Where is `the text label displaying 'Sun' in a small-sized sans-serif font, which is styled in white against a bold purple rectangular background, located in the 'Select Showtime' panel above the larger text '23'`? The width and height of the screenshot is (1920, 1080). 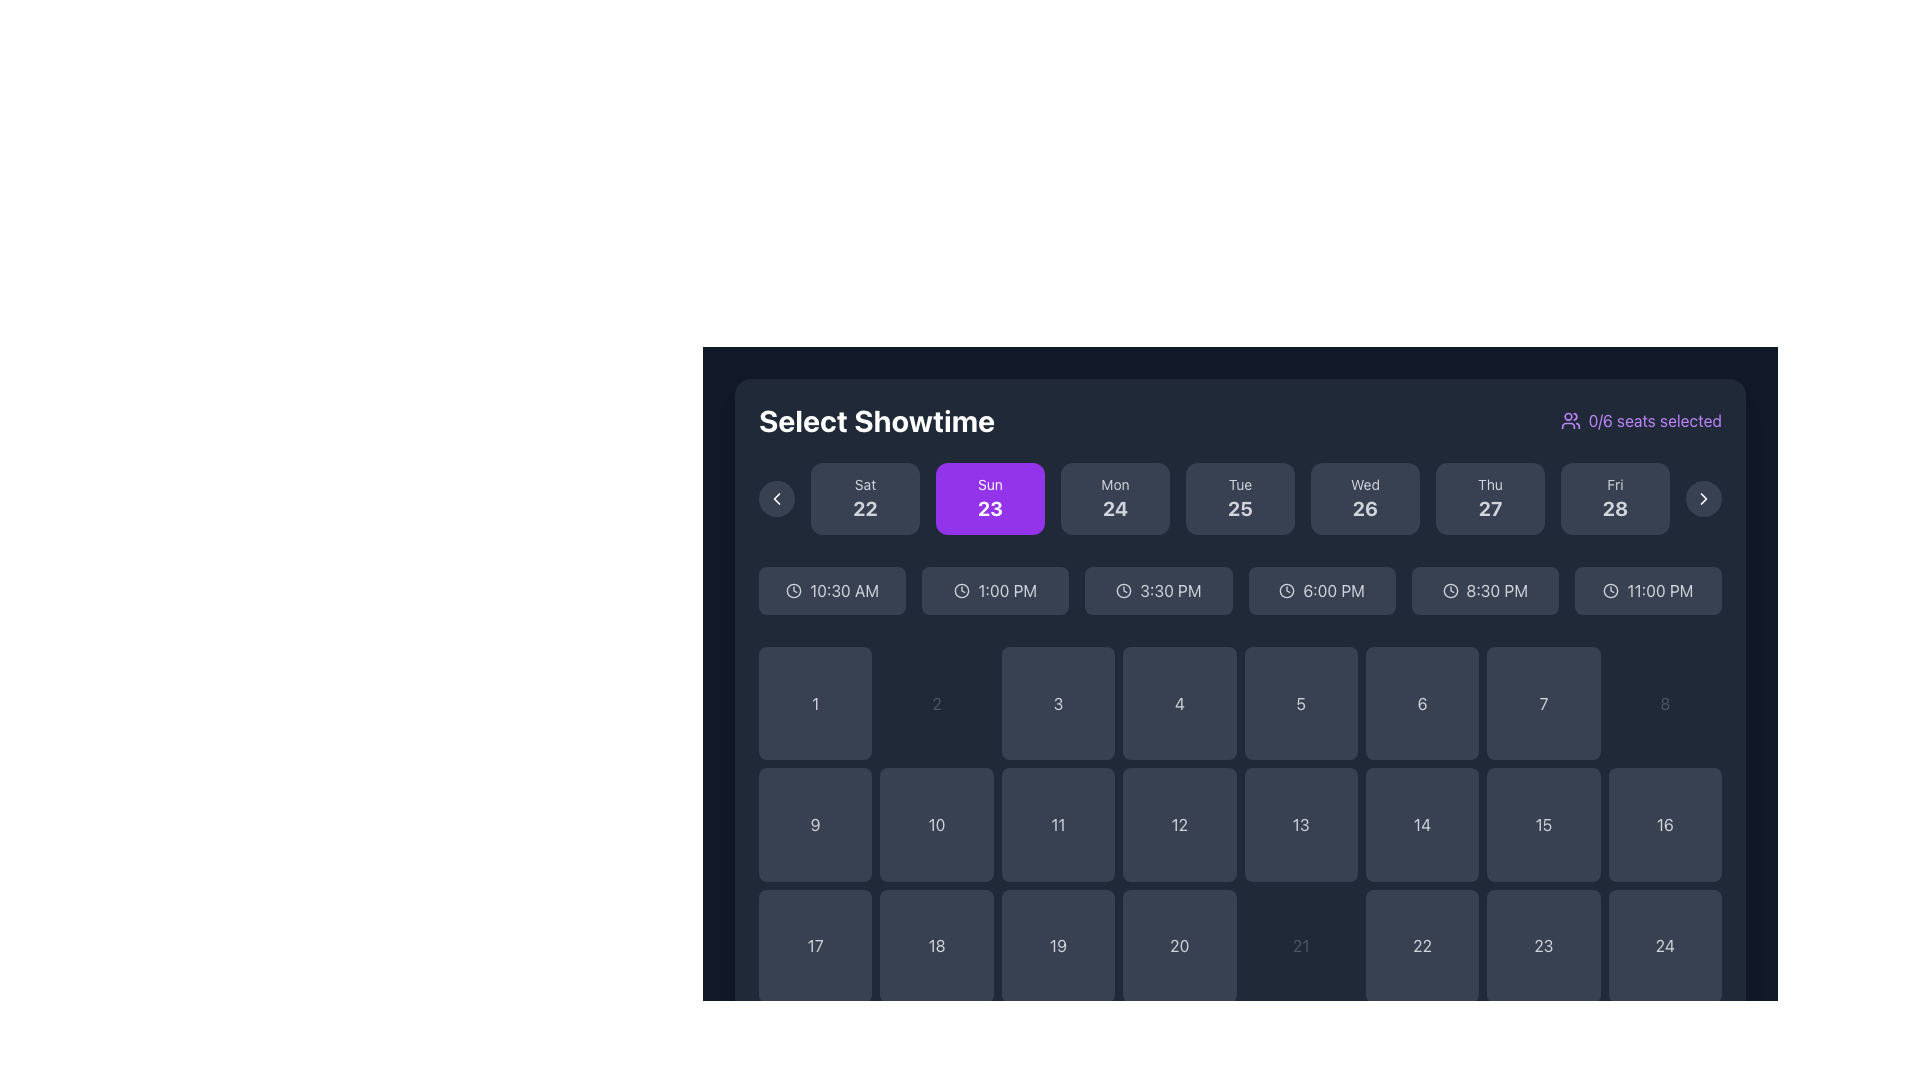 the text label displaying 'Sun' in a small-sized sans-serif font, which is styled in white against a bold purple rectangular background, located in the 'Select Showtime' panel above the larger text '23' is located at coordinates (990, 485).